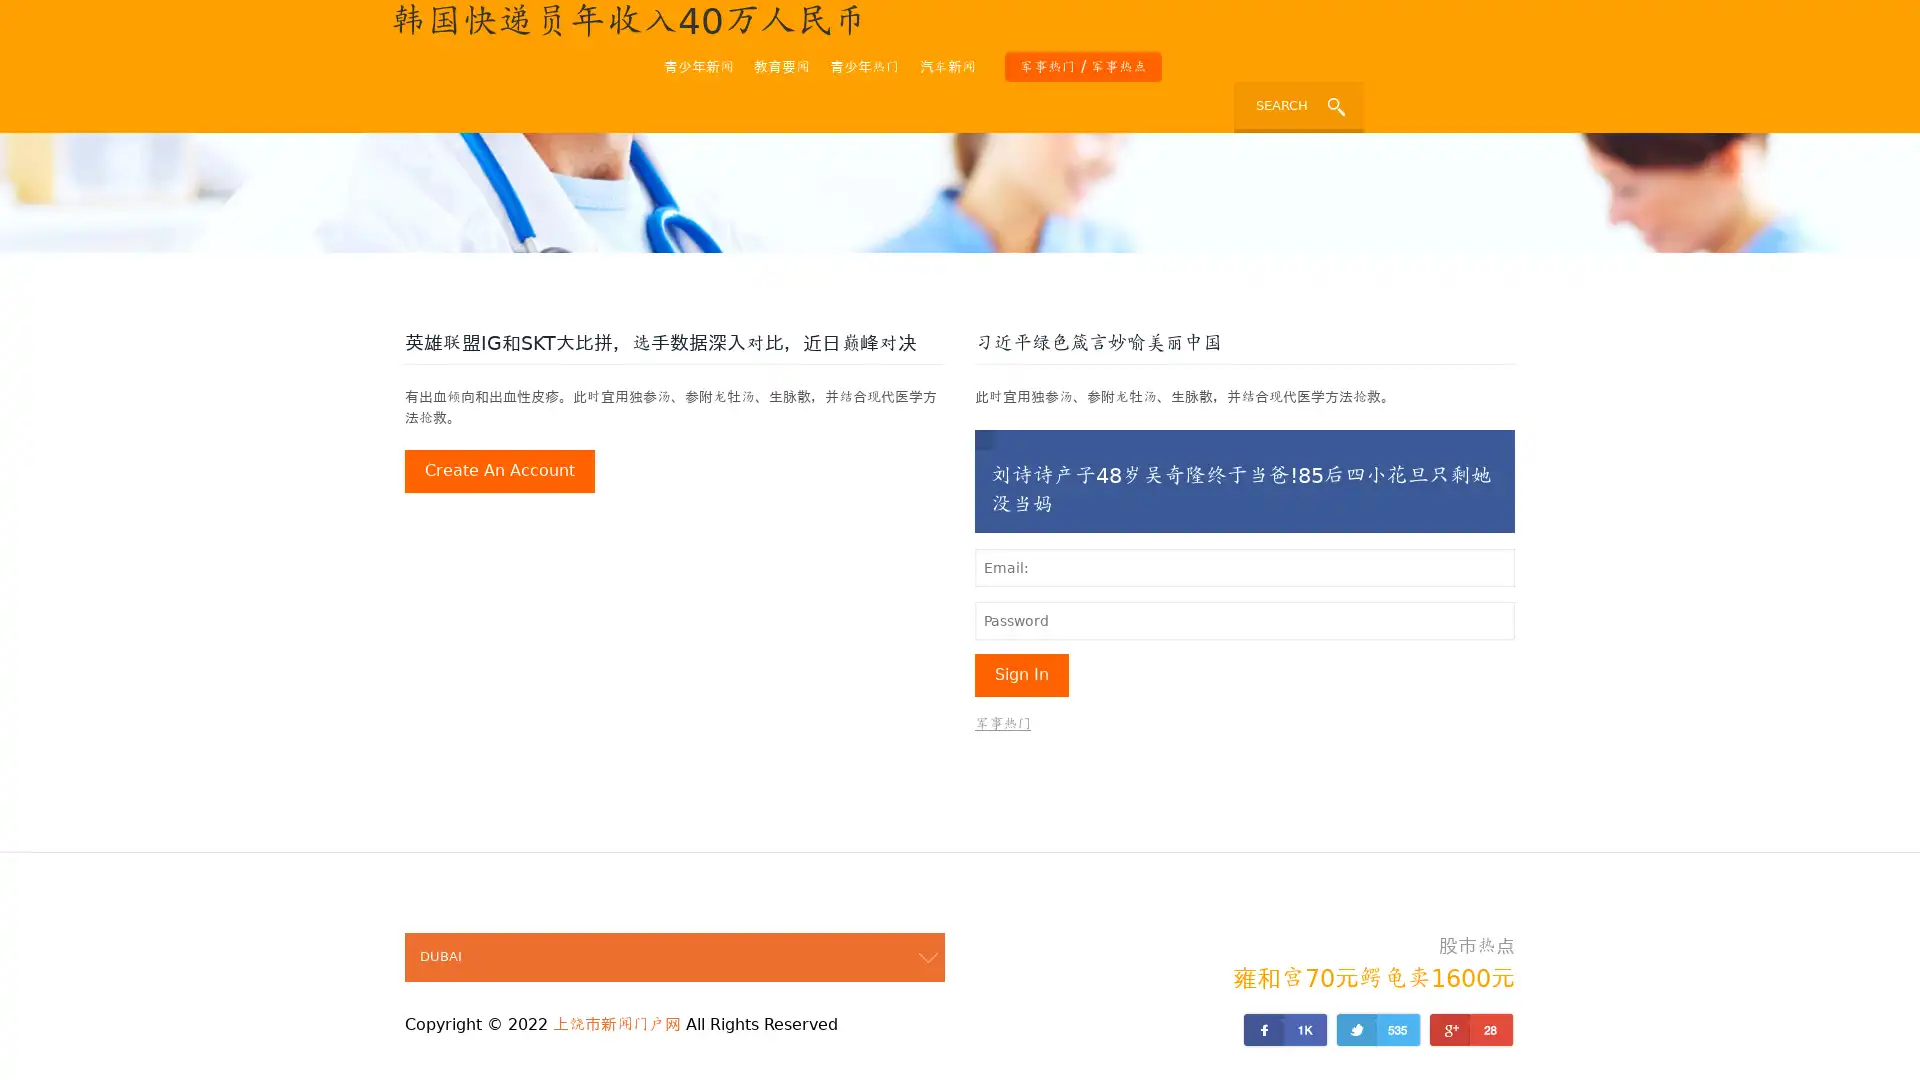  Describe the element at coordinates (1022, 675) in the screenshot. I see `sign in` at that location.